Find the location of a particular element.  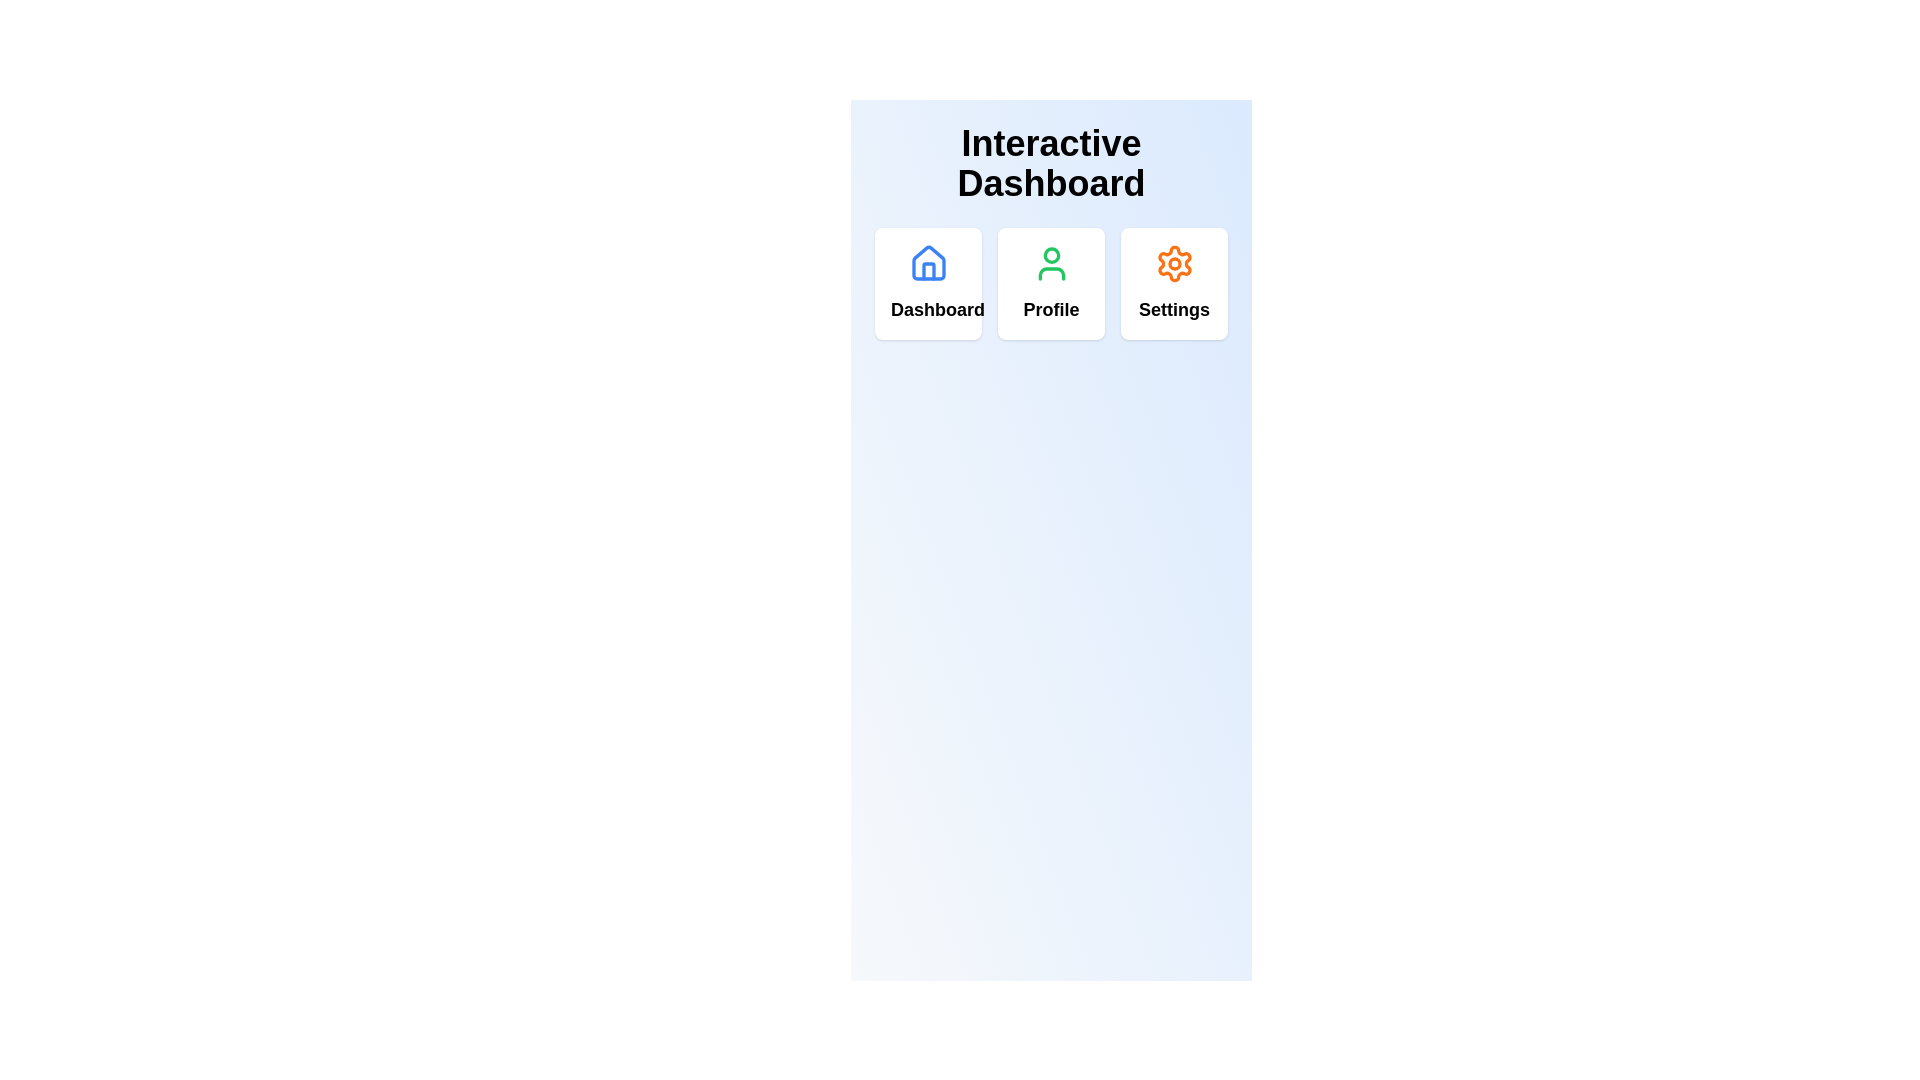

the Profile icon located in the central card of the application, which is vertically aligned under the label 'Profile' is located at coordinates (1050, 262).